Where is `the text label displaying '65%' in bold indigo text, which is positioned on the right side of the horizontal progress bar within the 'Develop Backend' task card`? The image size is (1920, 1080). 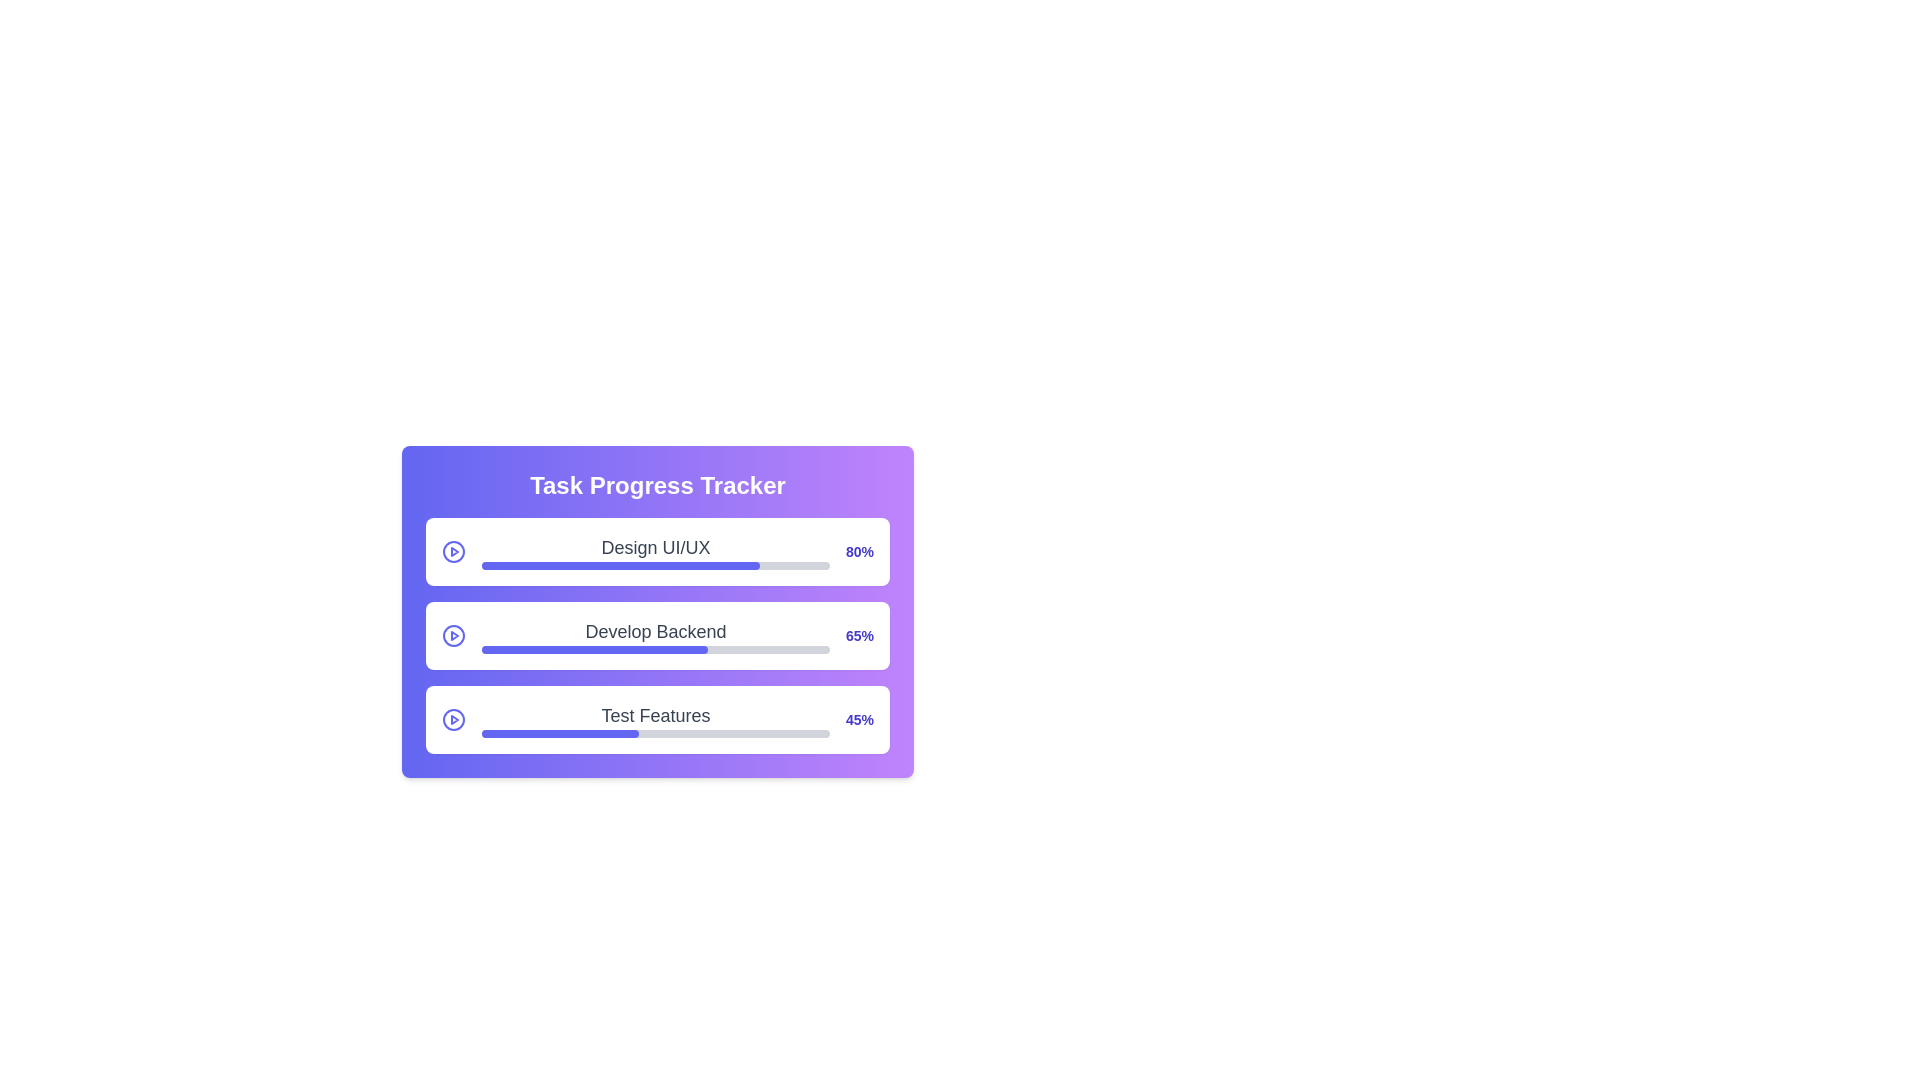 the text label displaying '65%' in bold indigo text, which is positioned on the right side of the horizontal progress bar within the 'Develop Backend' task card is located at coordinates (859, 636).